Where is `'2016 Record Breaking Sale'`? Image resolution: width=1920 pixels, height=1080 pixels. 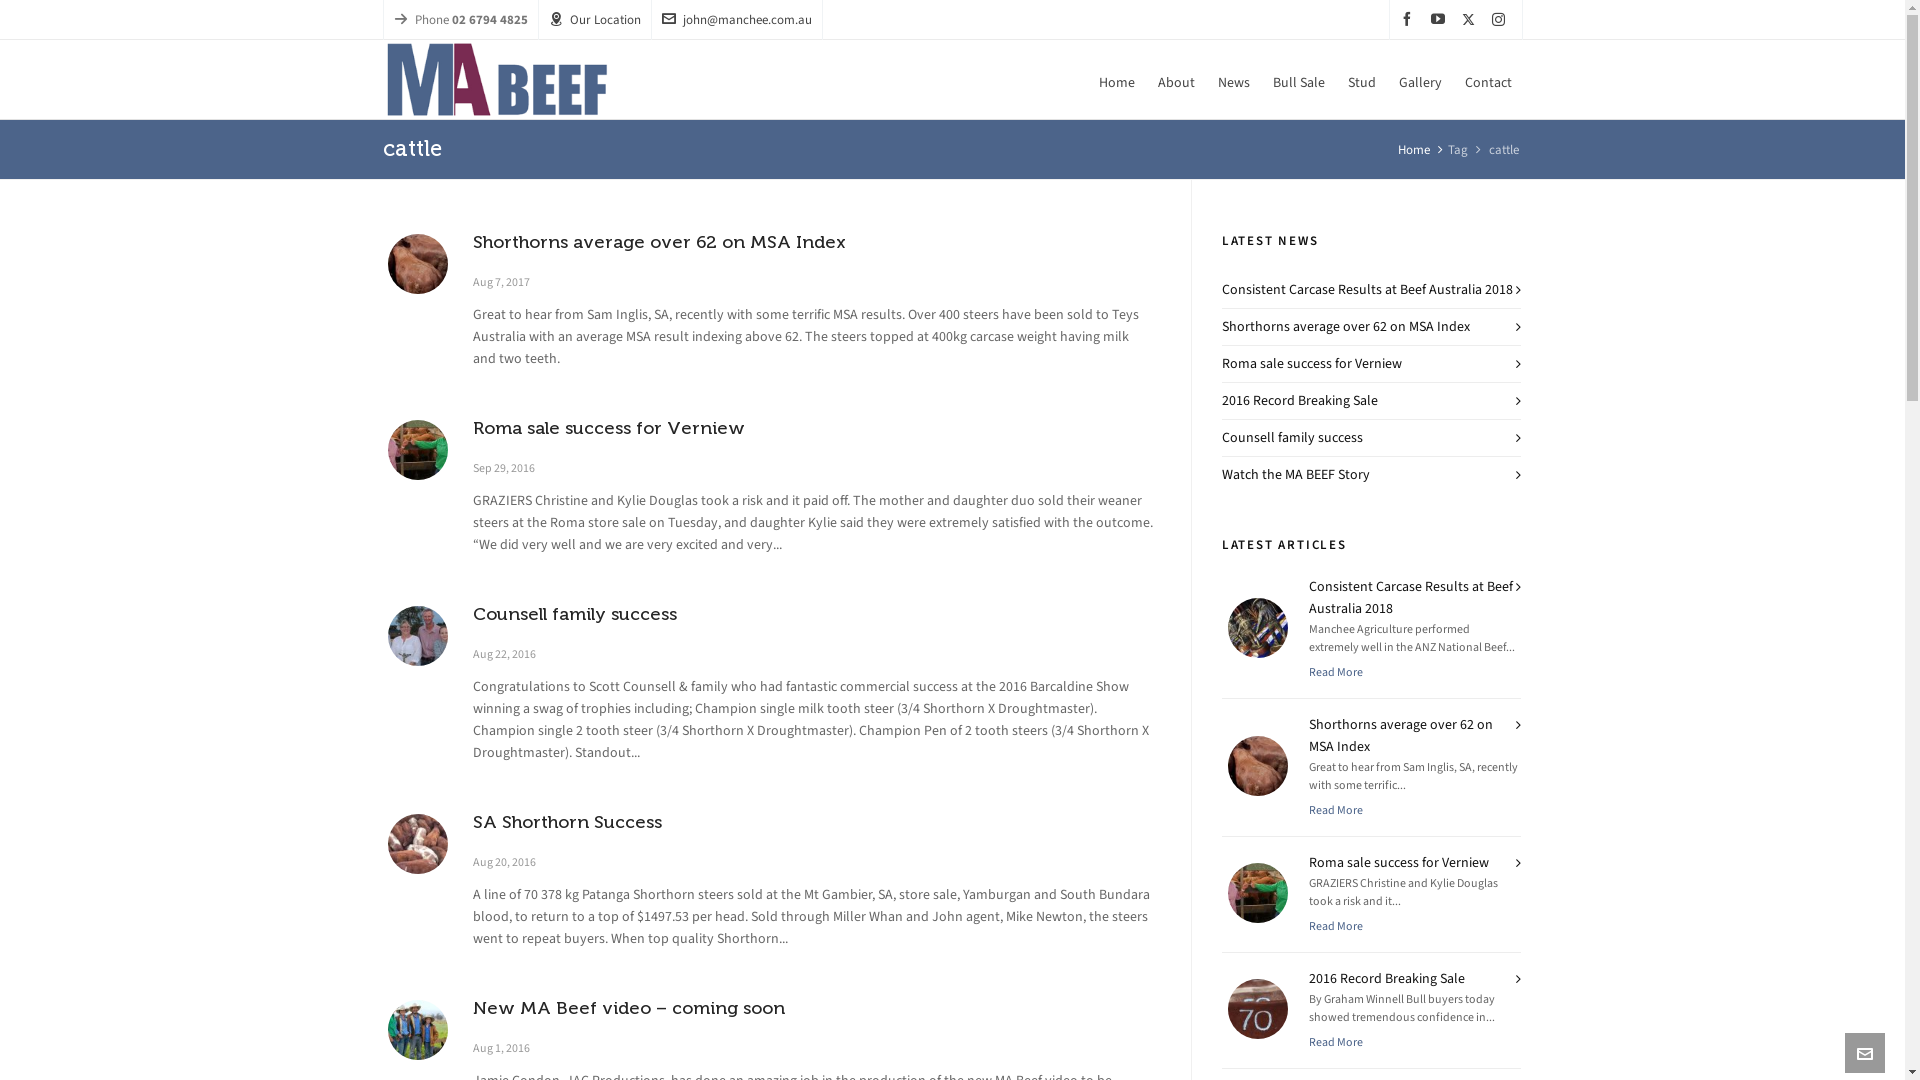
'2016 Record Breaking Sale' is located at coordinates (1300, 400).